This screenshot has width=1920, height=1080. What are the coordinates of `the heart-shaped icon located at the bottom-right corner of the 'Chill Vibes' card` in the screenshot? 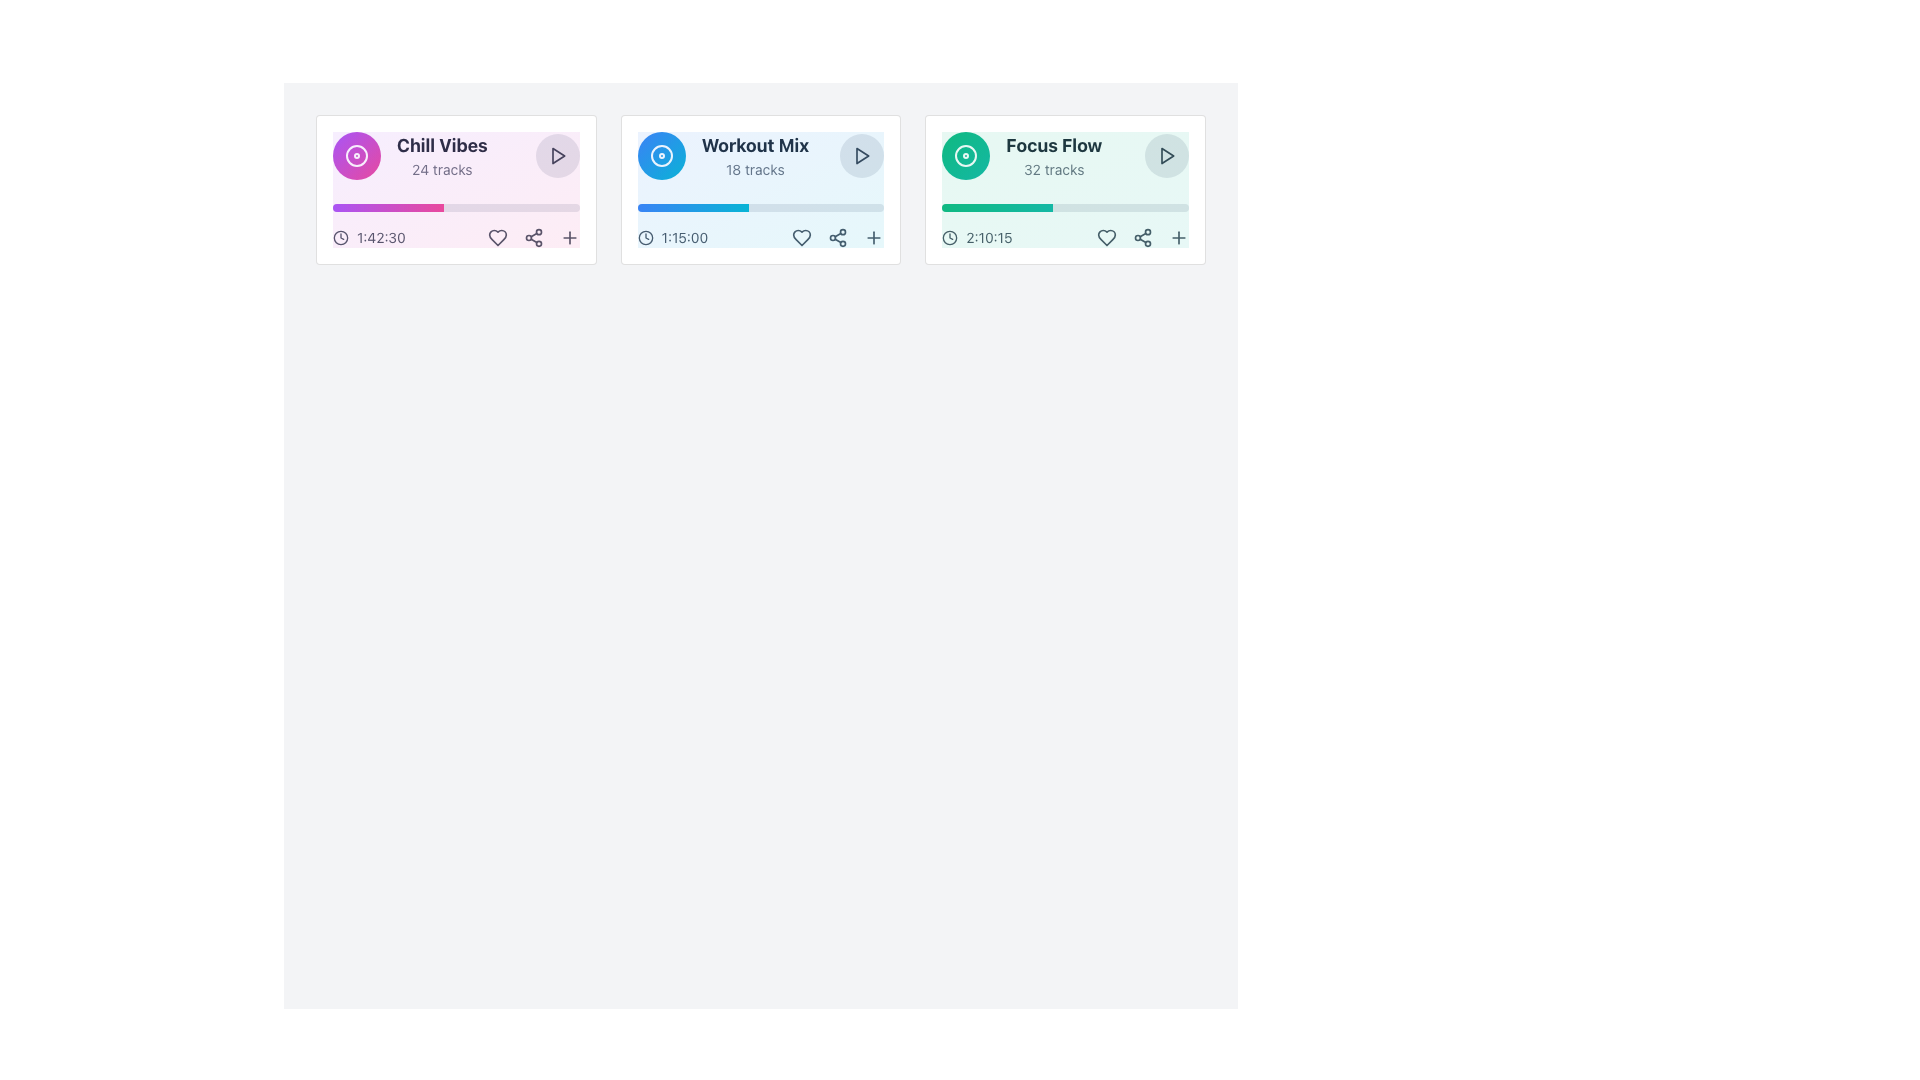 It's located at (497, 237).